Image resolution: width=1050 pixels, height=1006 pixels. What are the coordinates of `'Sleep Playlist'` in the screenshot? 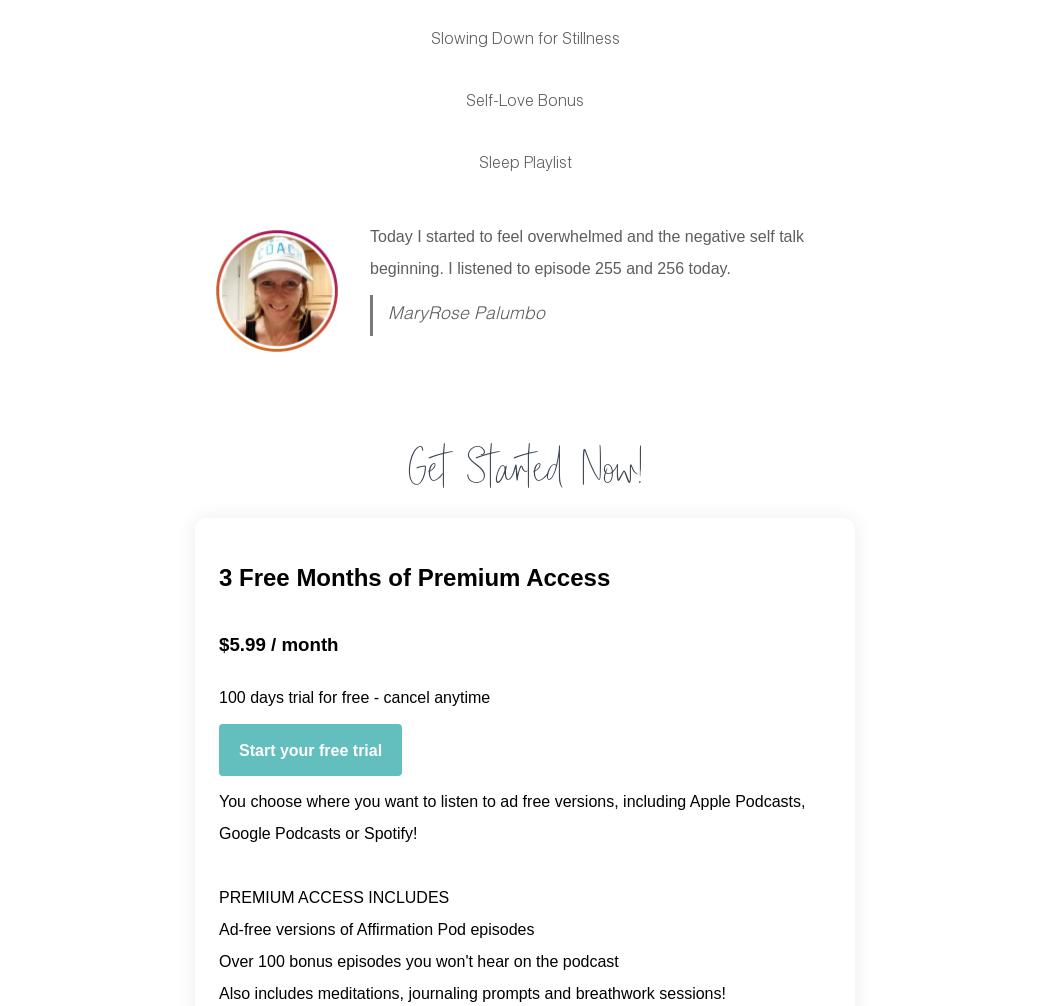 It's located at (523, 163).